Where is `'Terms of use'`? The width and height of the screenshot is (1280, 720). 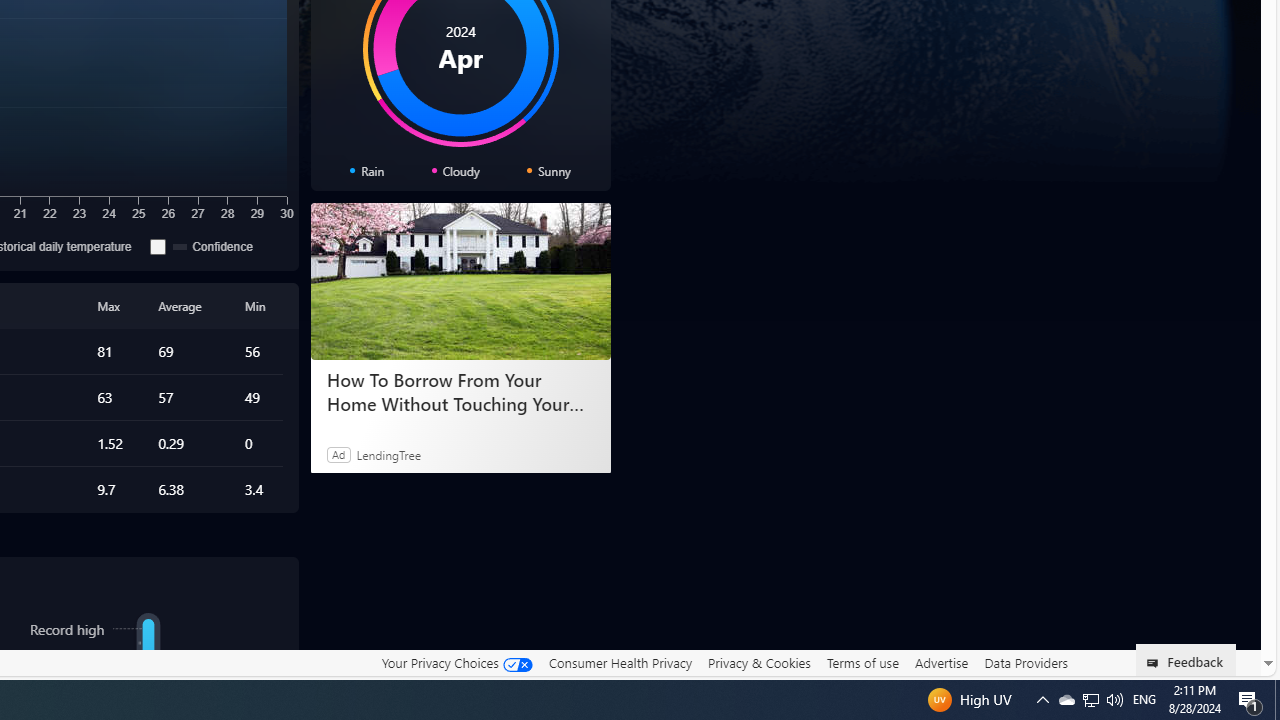 'Terms of use' is located at coordinates (862, 663).